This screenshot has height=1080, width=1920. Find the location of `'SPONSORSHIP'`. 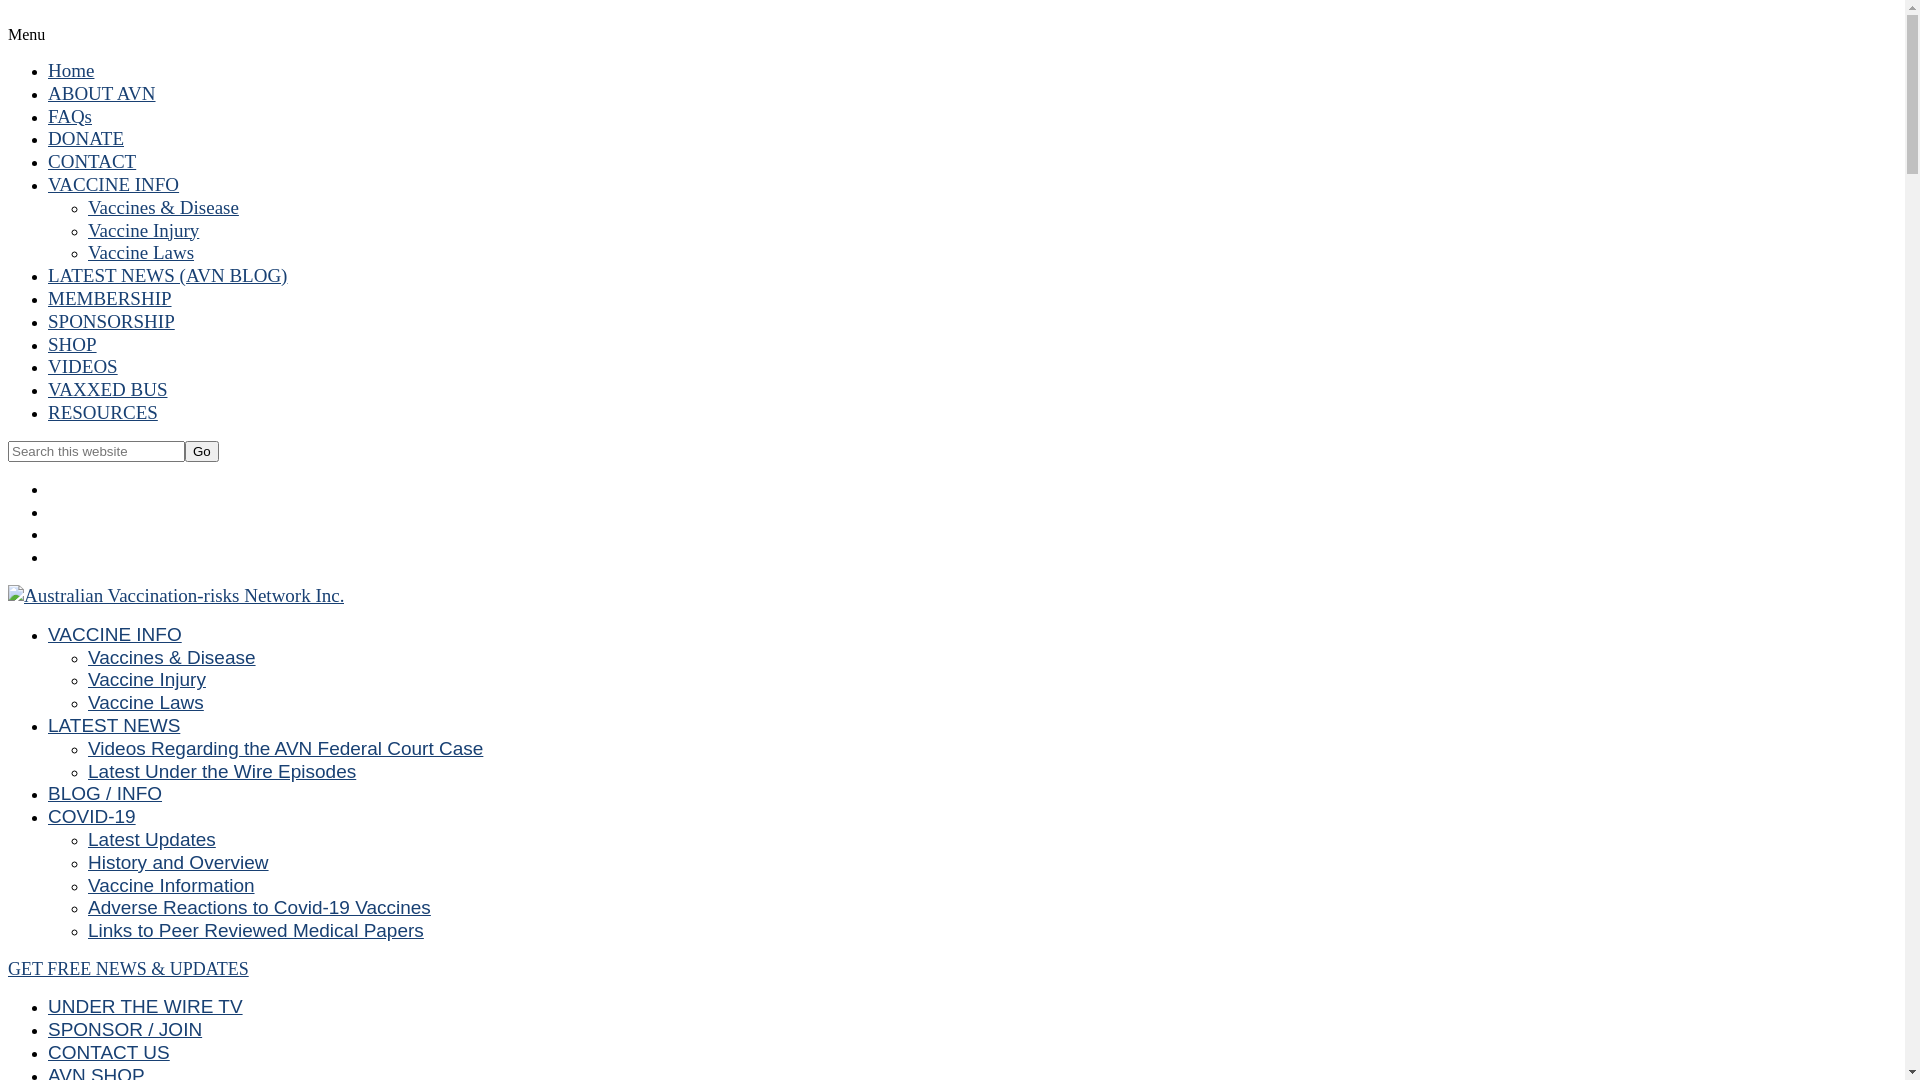

'SPONSORSHIP' is located at coordinates (110, 320).